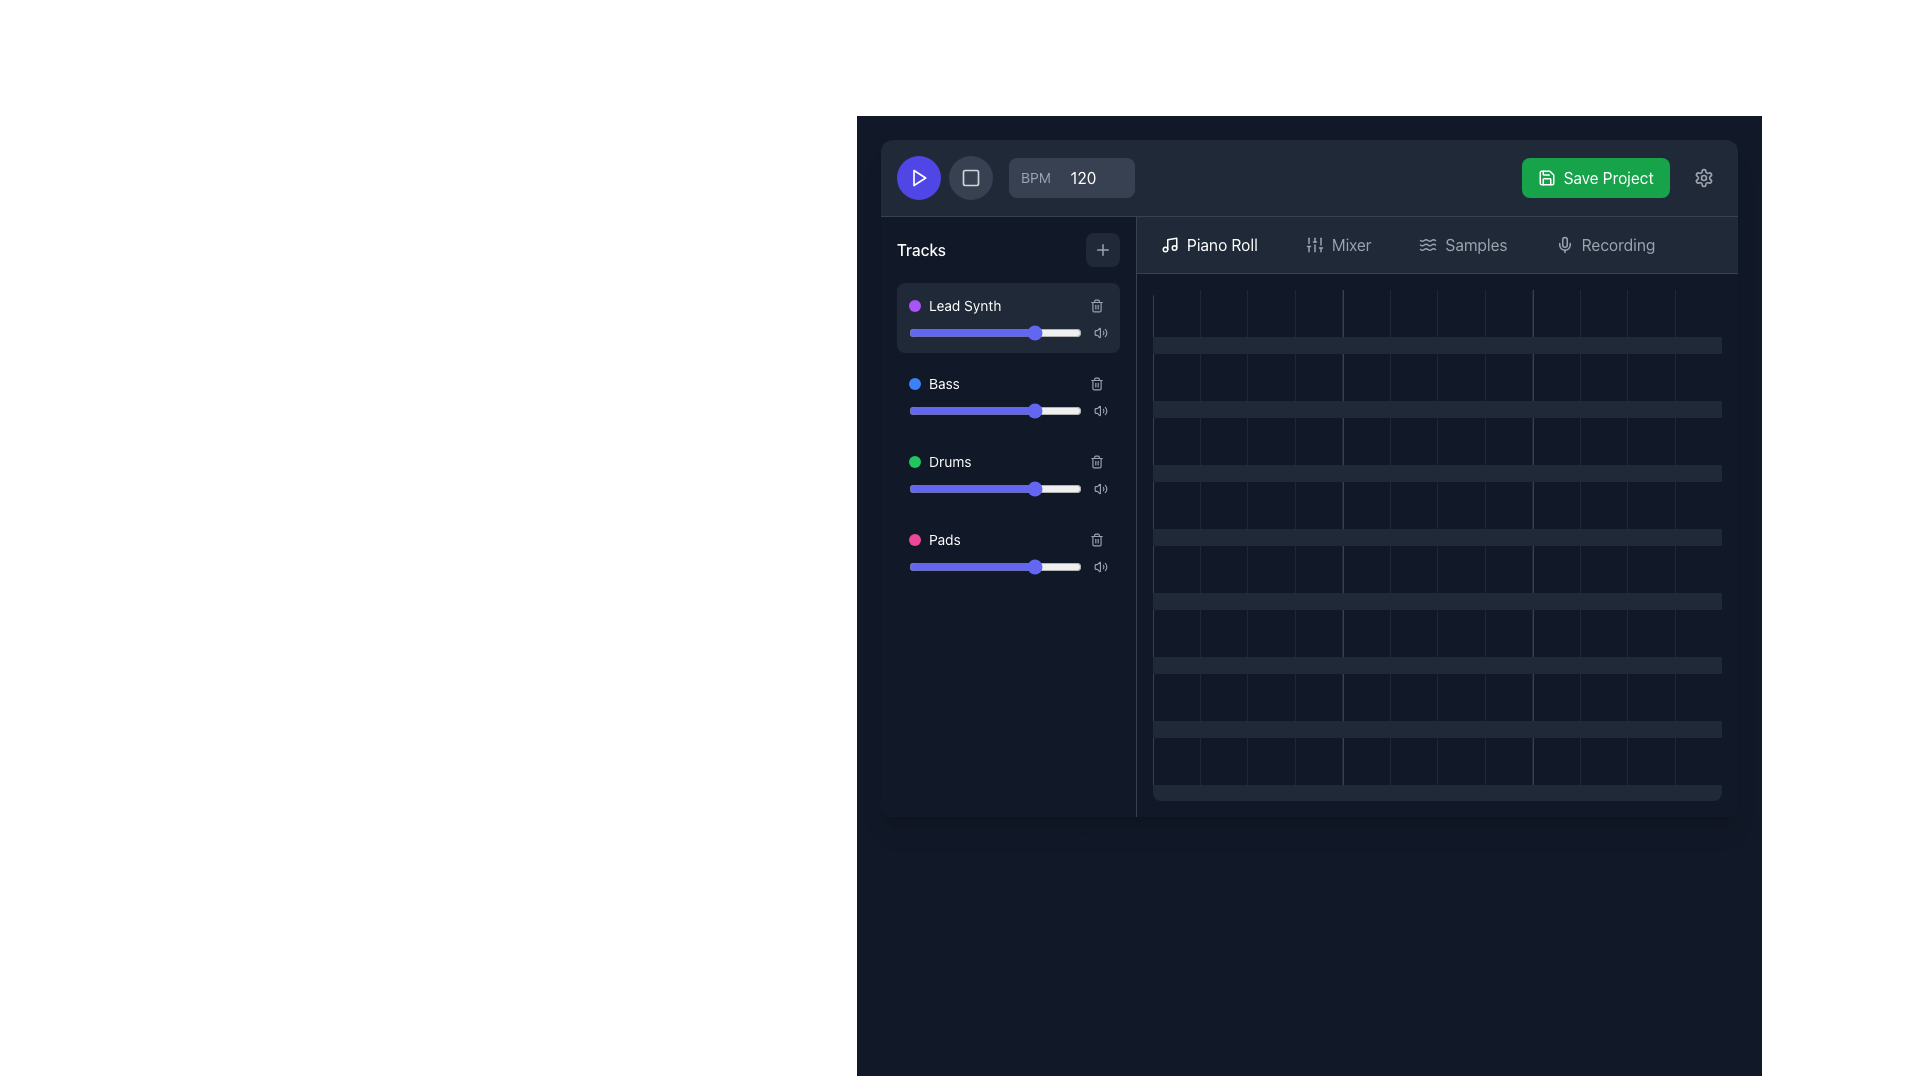 The height and width of the screenshot is (1080, 1920). What do you see at coordinates (1563, 244) in the screenshot?
I see `the microphone icon located in the top bar, immediately to the left of the 'Recording' text label, which indicates the recording state` at bounding box center [1563, 244].